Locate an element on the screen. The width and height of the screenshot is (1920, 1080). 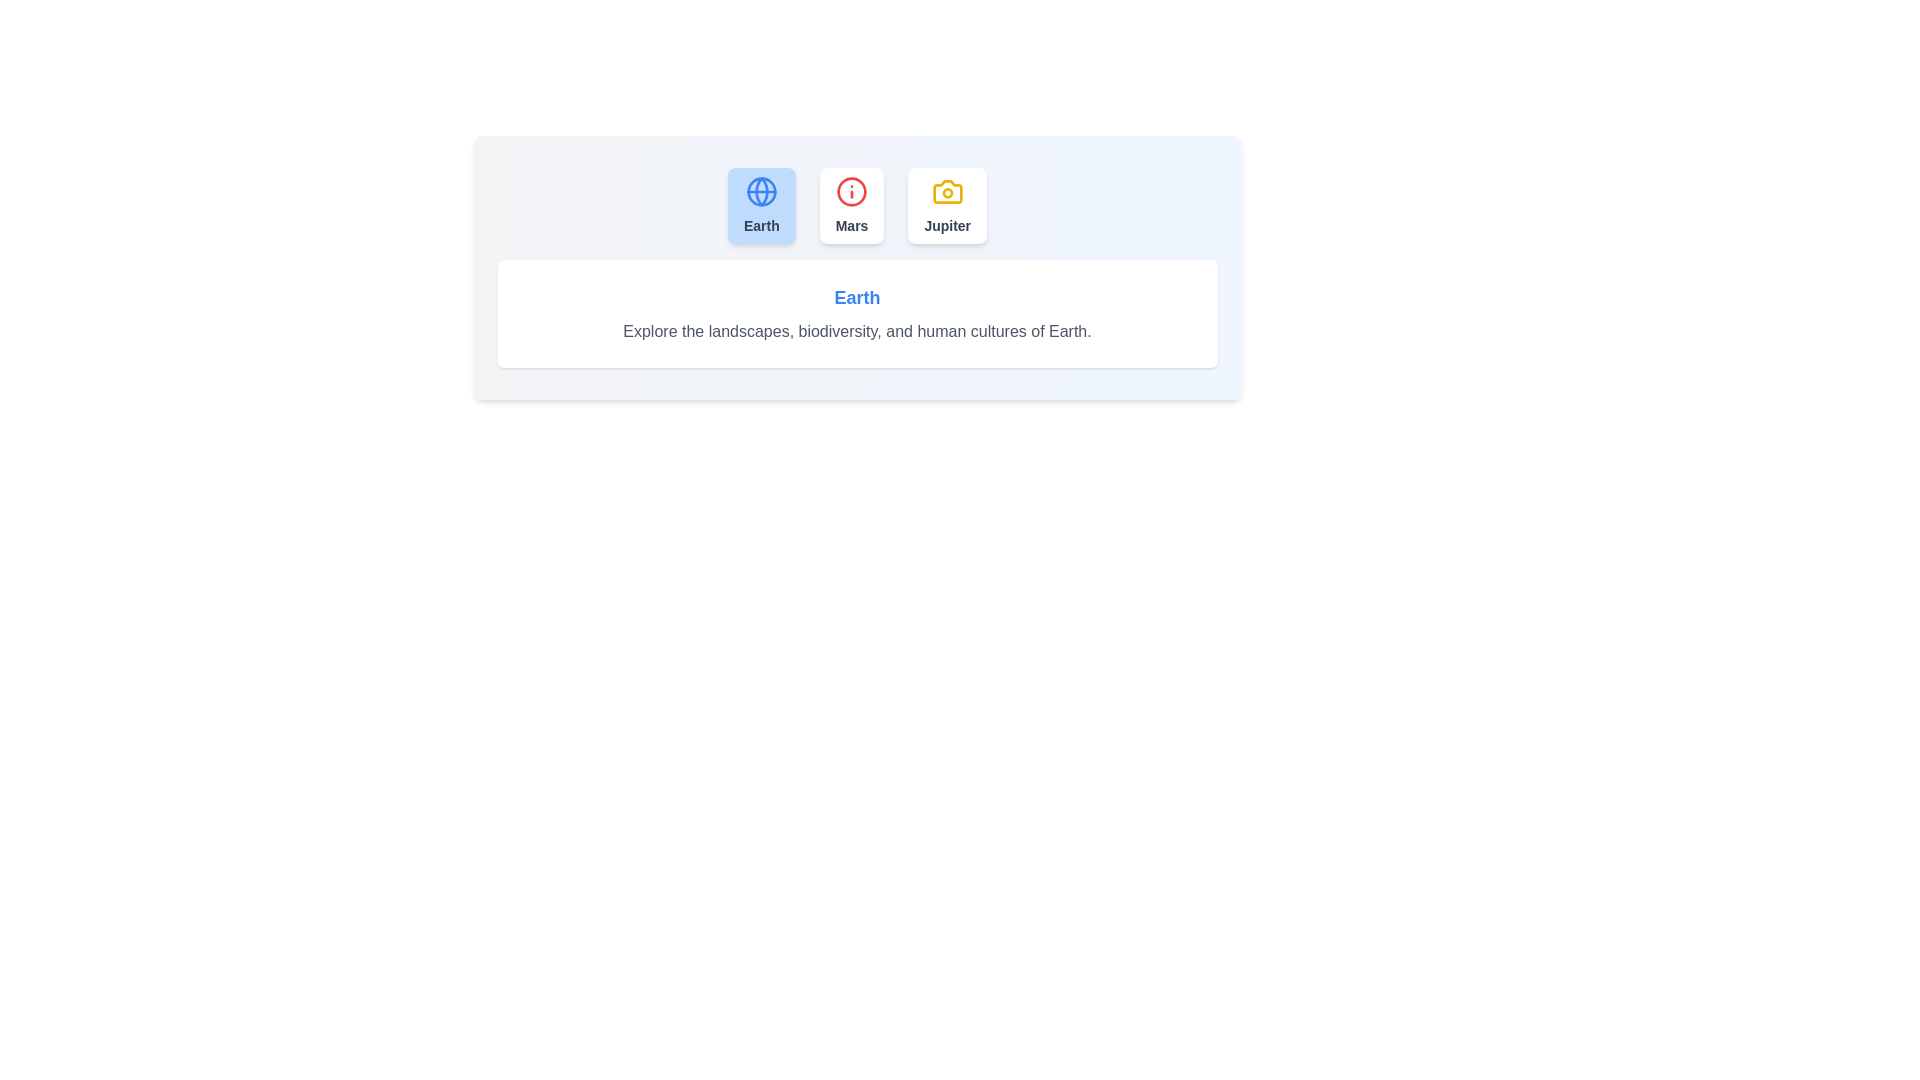
the button for the planet Earth is located at coordinates (760, 205).